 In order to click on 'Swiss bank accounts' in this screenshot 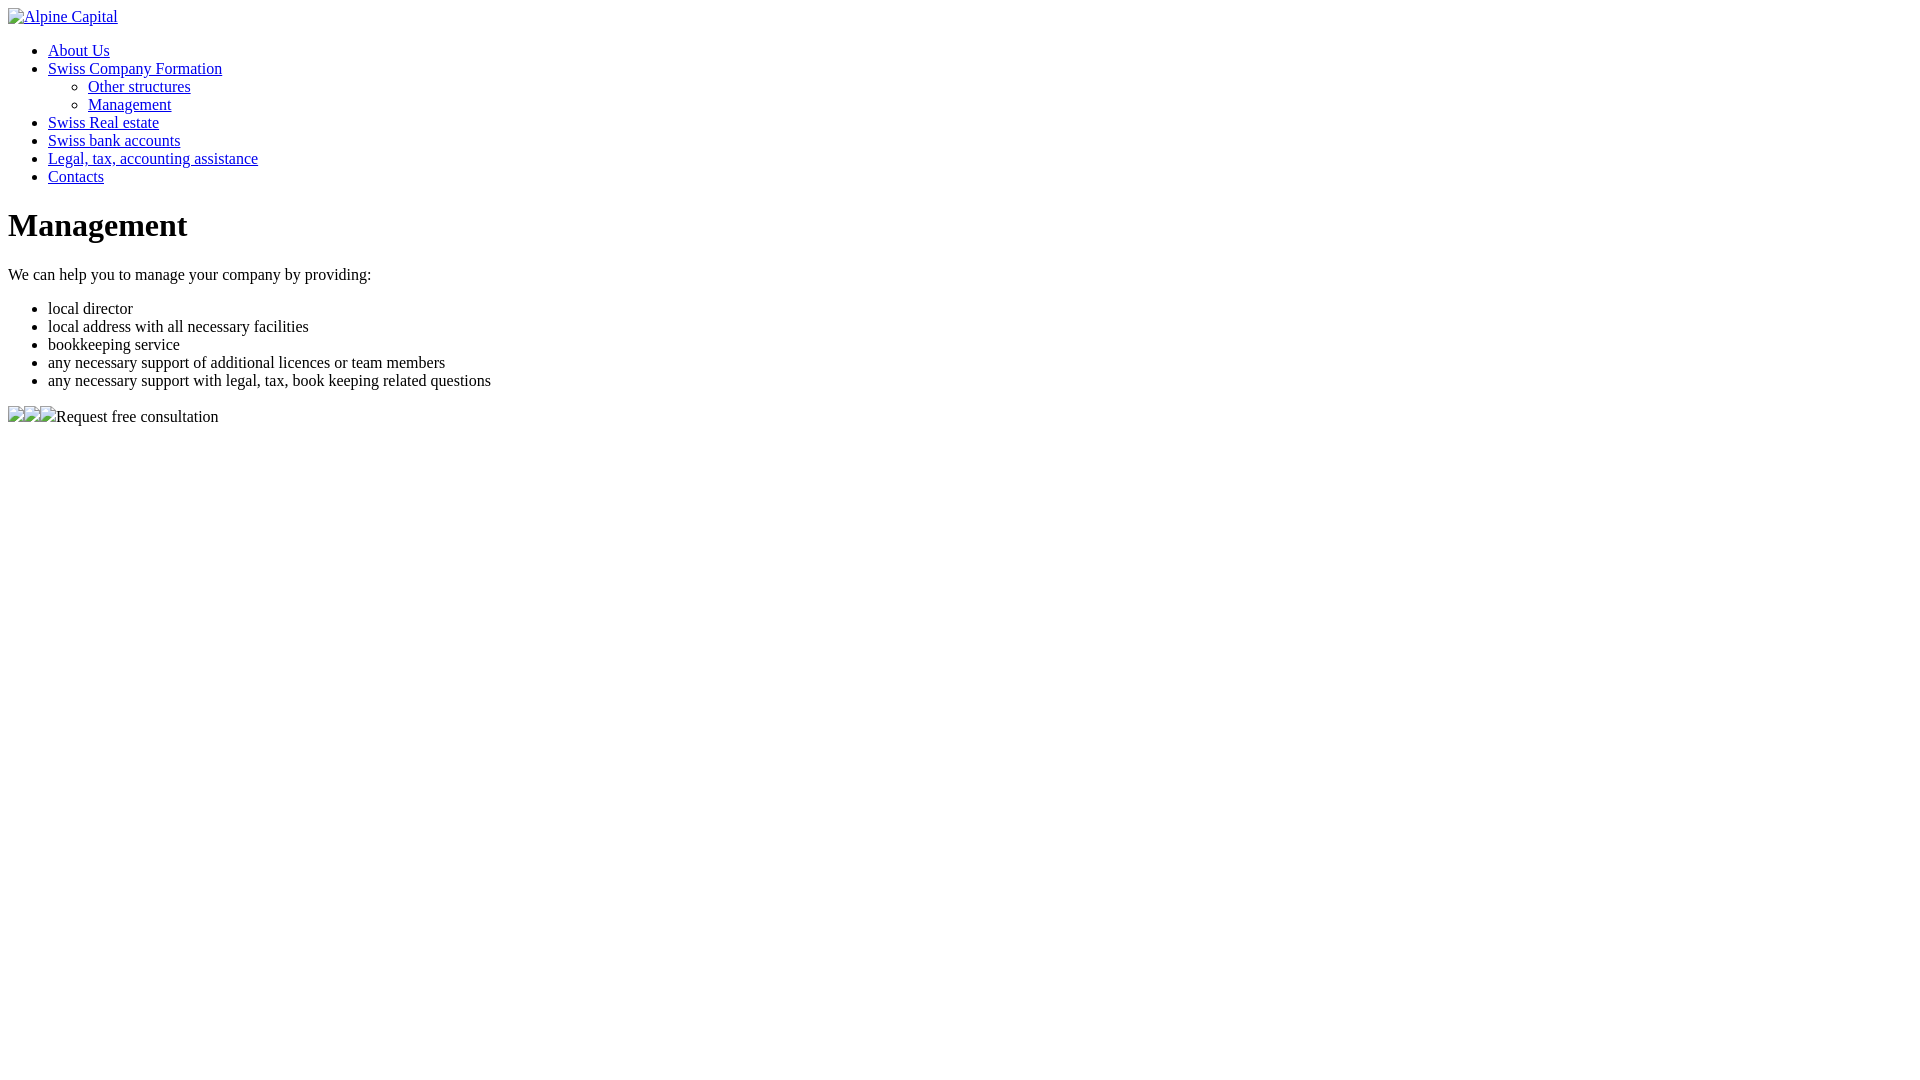, I will do `click(113, 139)`.